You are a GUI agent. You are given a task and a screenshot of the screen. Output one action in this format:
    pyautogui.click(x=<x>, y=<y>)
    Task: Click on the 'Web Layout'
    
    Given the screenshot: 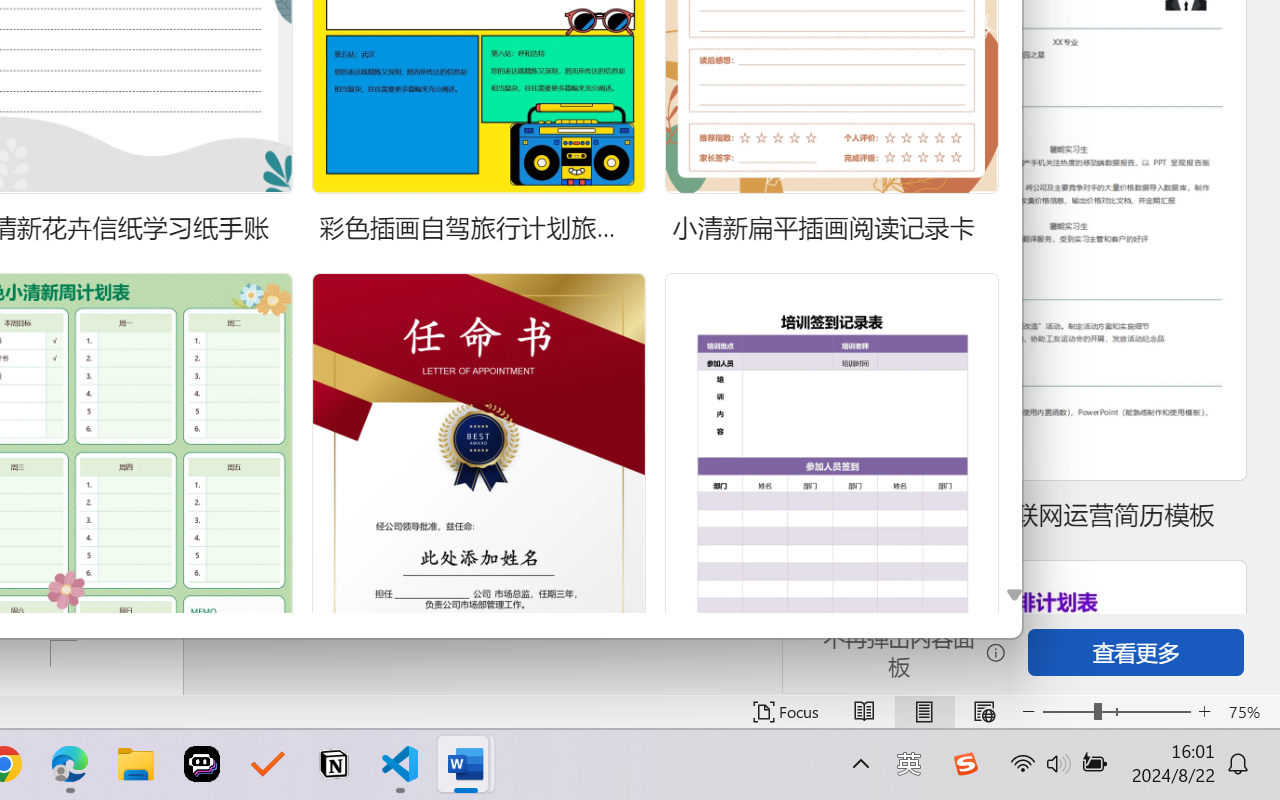 What is the action you would take?
    pyautogui.click(x=984, y=711)
    